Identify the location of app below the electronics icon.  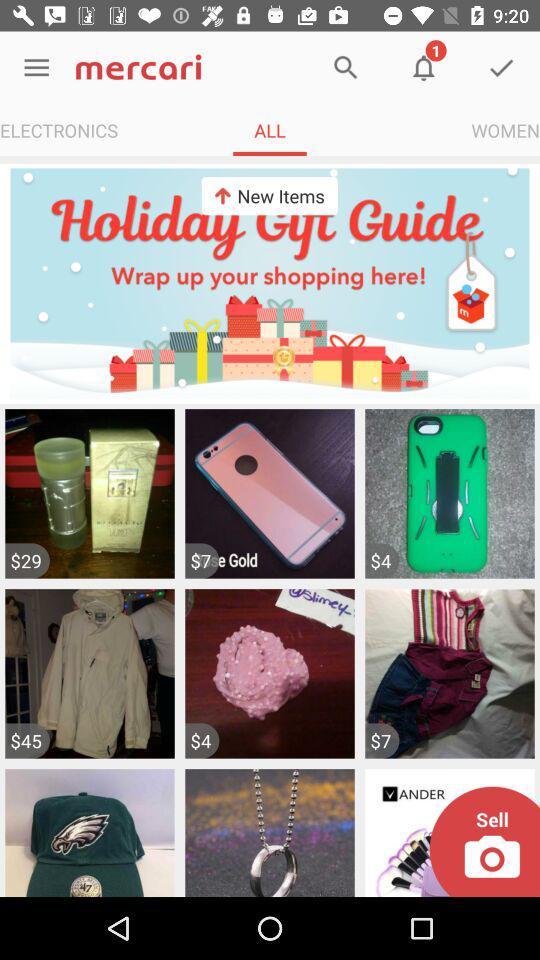
(270, 282).